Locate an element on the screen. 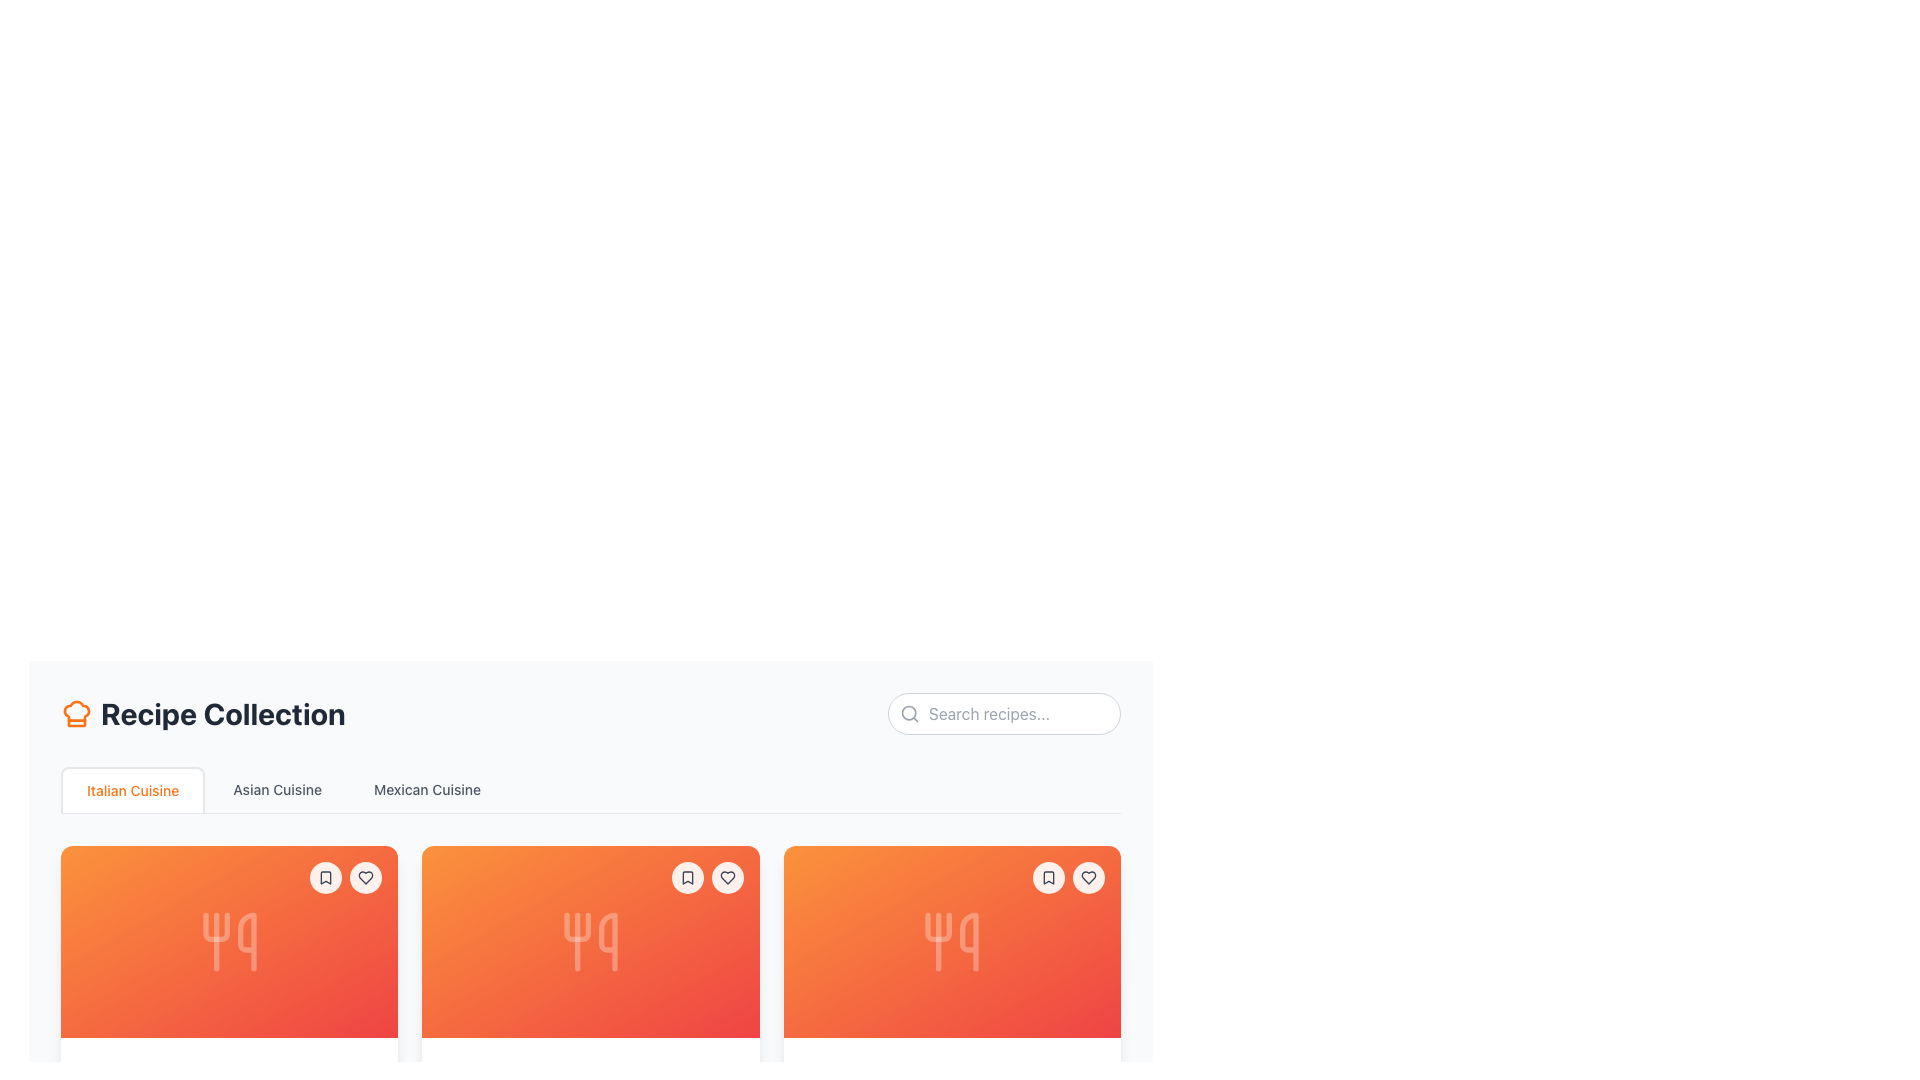  the bookmark button located in the top-right corner of the card layout is located at coordinates (687, 877).